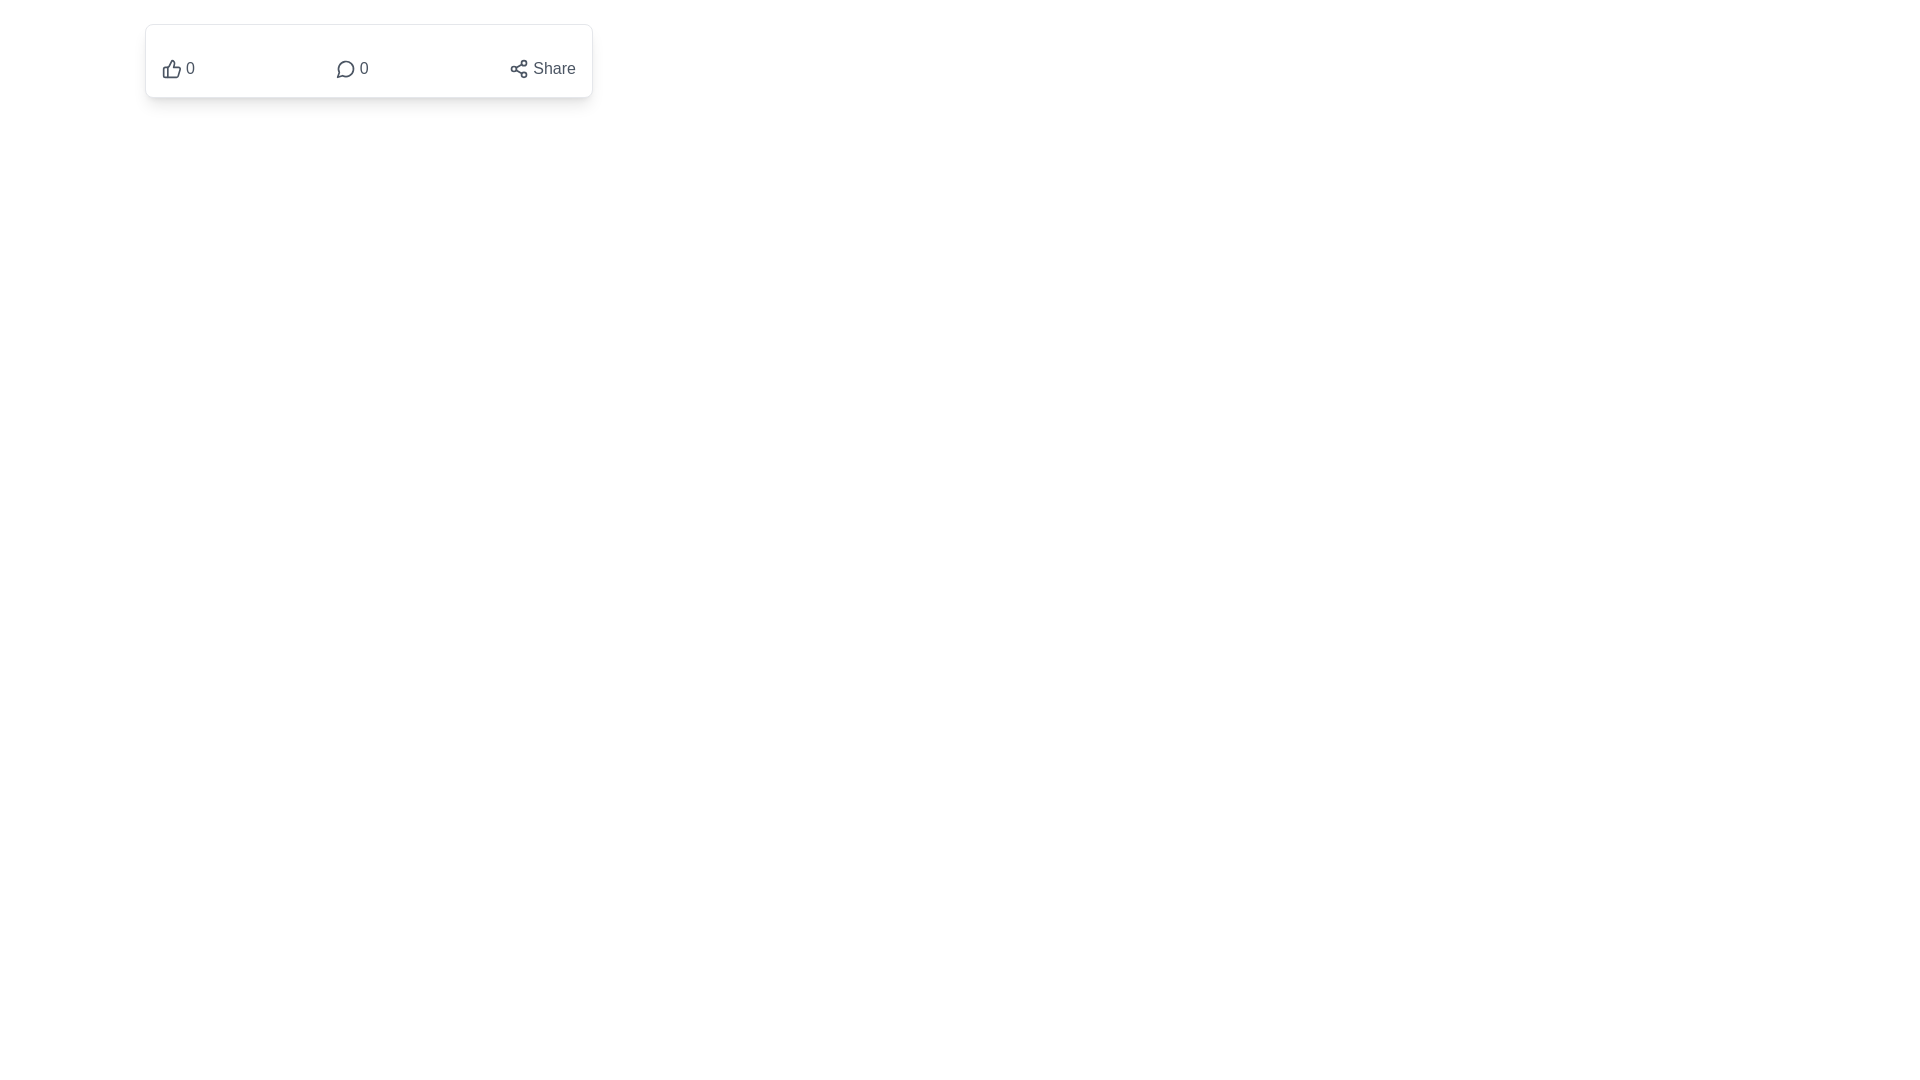  Describe the element at coordinates (178, 68) in the screenshot. I see `the first interactive element representing the count of 'likes' or 'upvotes' to change its color` at that location.